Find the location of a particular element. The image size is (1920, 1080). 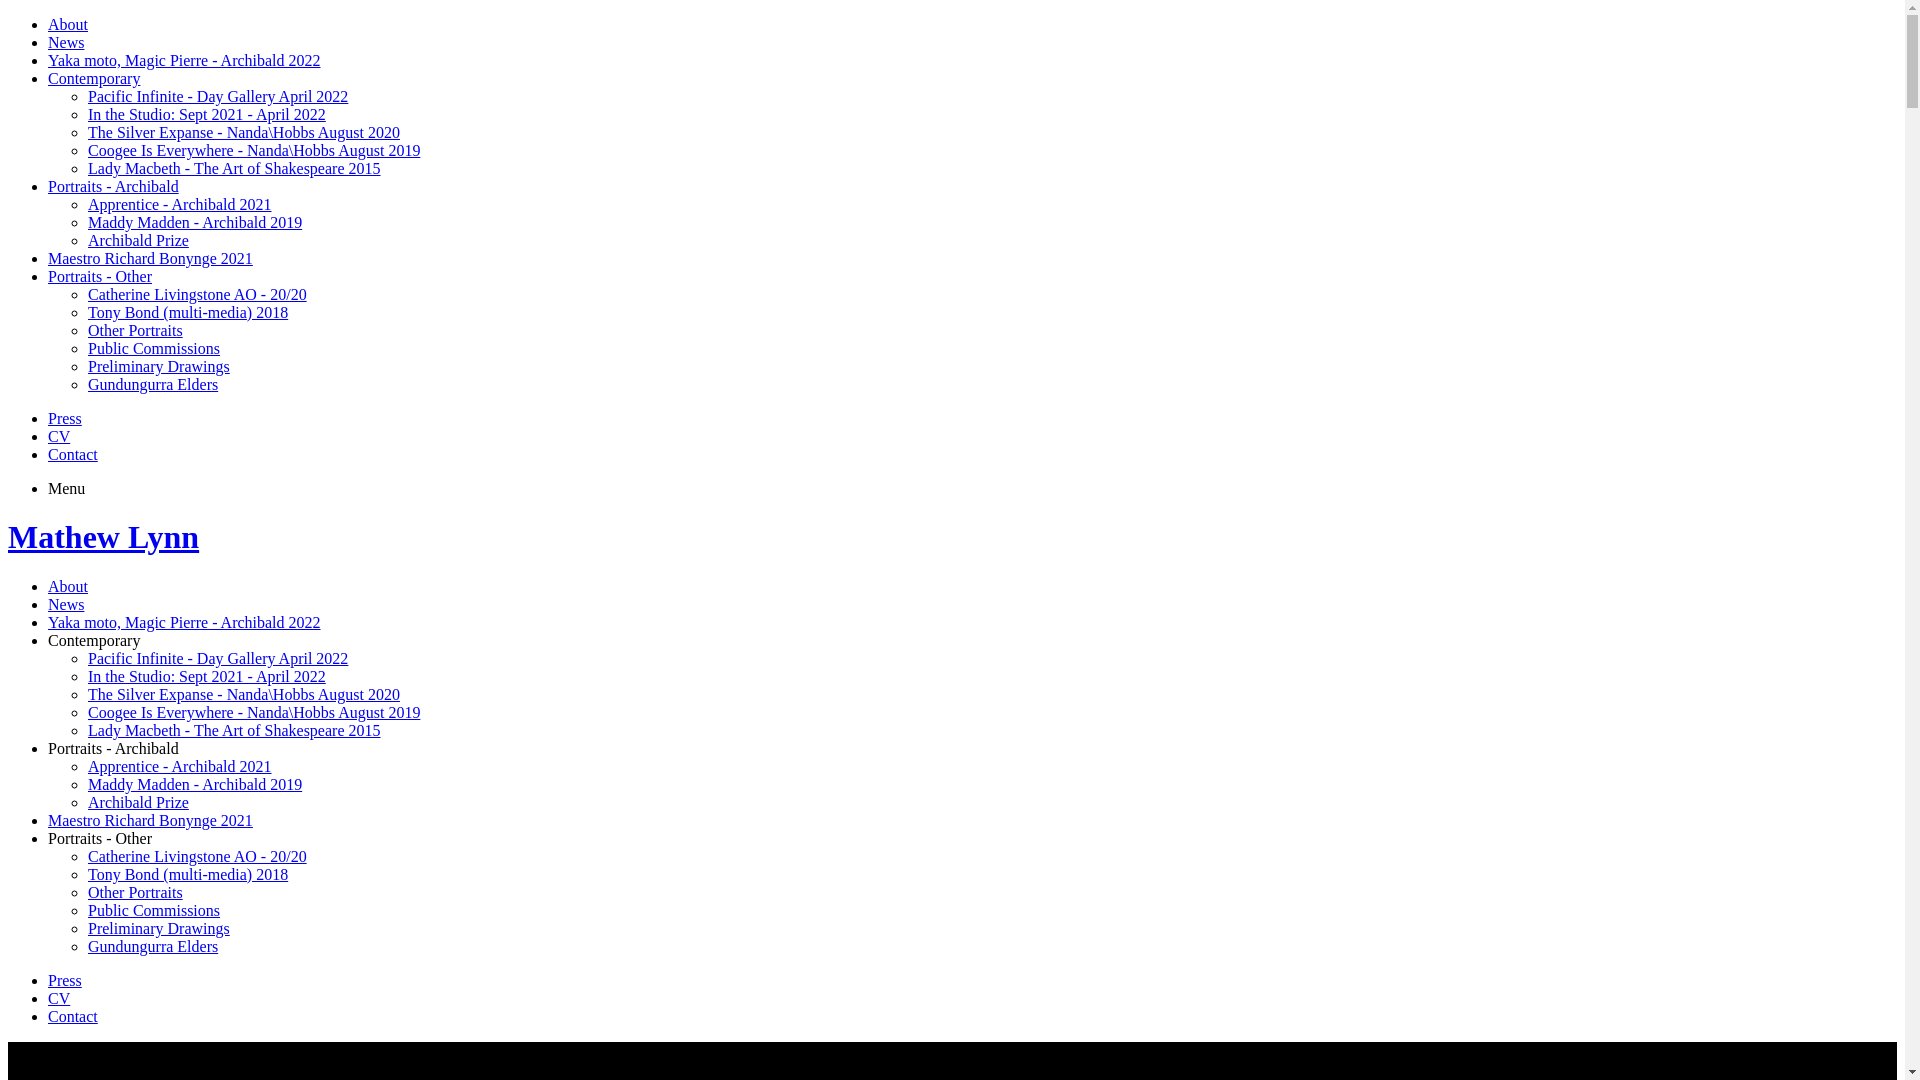

'Menu' is located at coordinates (66, 488).